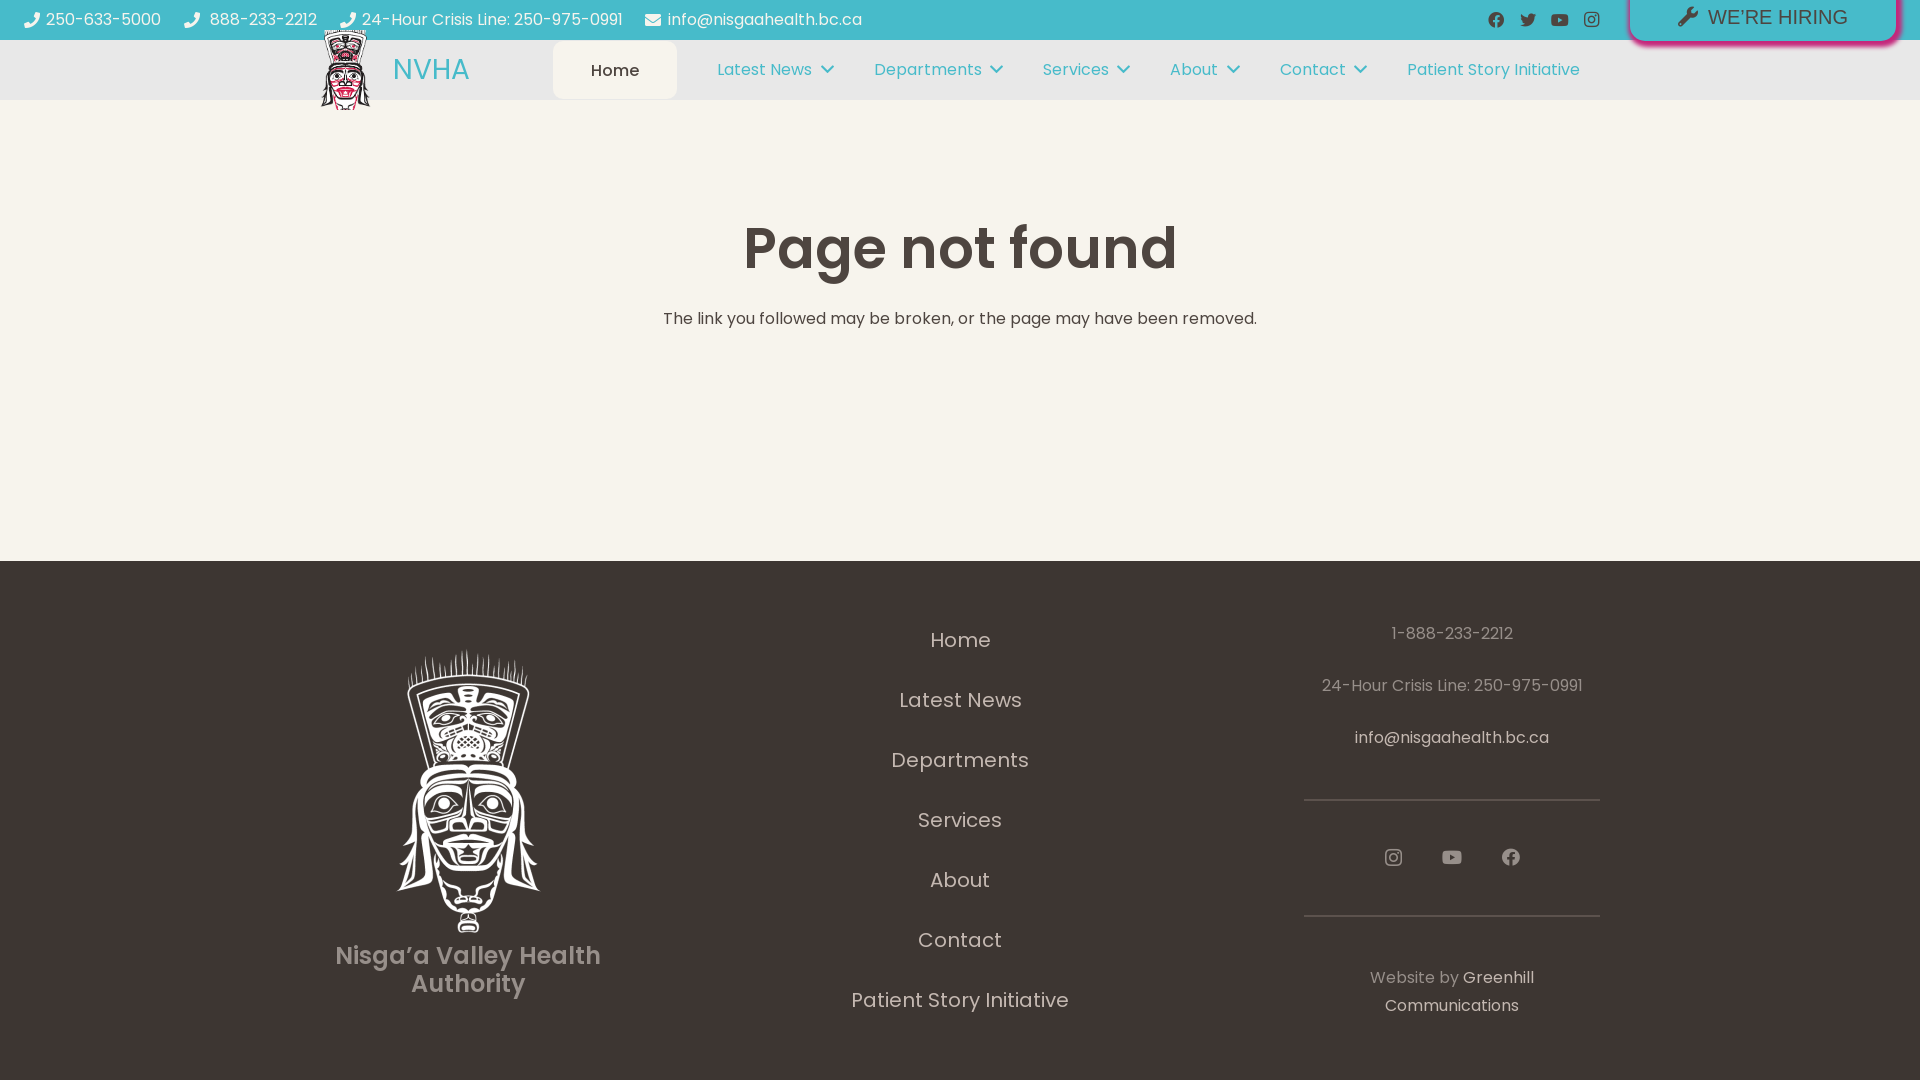 The width and height of the screenshot is (1920, 1080). Describe the element at coordinates (1384, 991) in the screenshot. I see `'Greenhill Communications'` at that location.